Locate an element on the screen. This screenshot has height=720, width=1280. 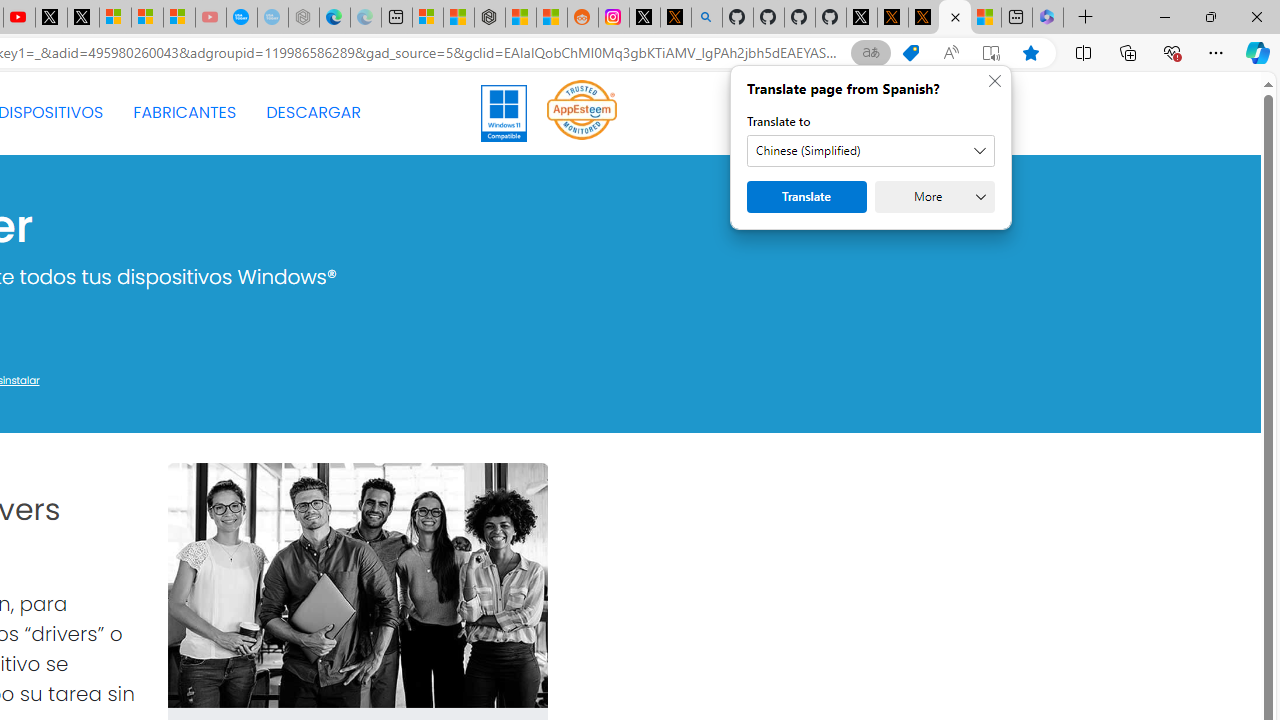
'github - Search' is located at coordinates (707, 17).